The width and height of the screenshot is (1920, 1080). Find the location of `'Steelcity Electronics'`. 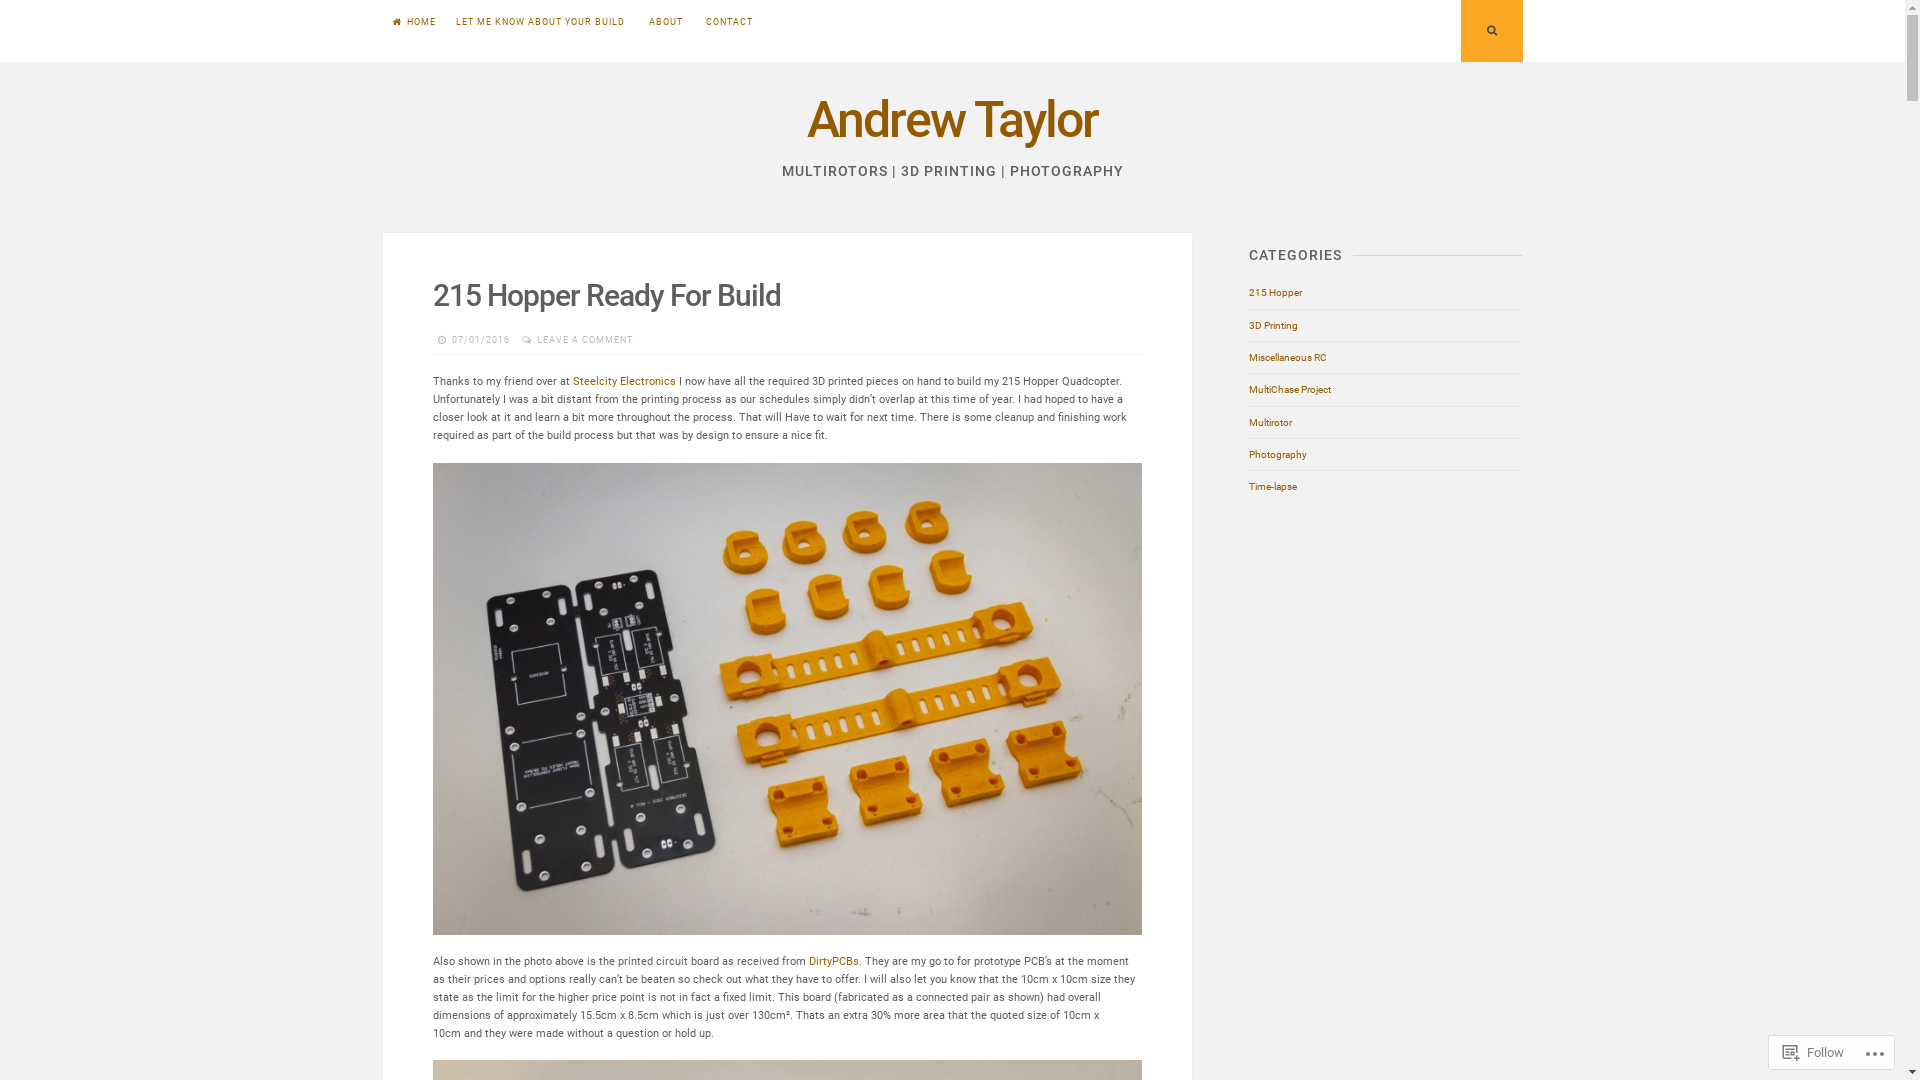

'Steelcity Electronics' is located at coordinates (623, 381).